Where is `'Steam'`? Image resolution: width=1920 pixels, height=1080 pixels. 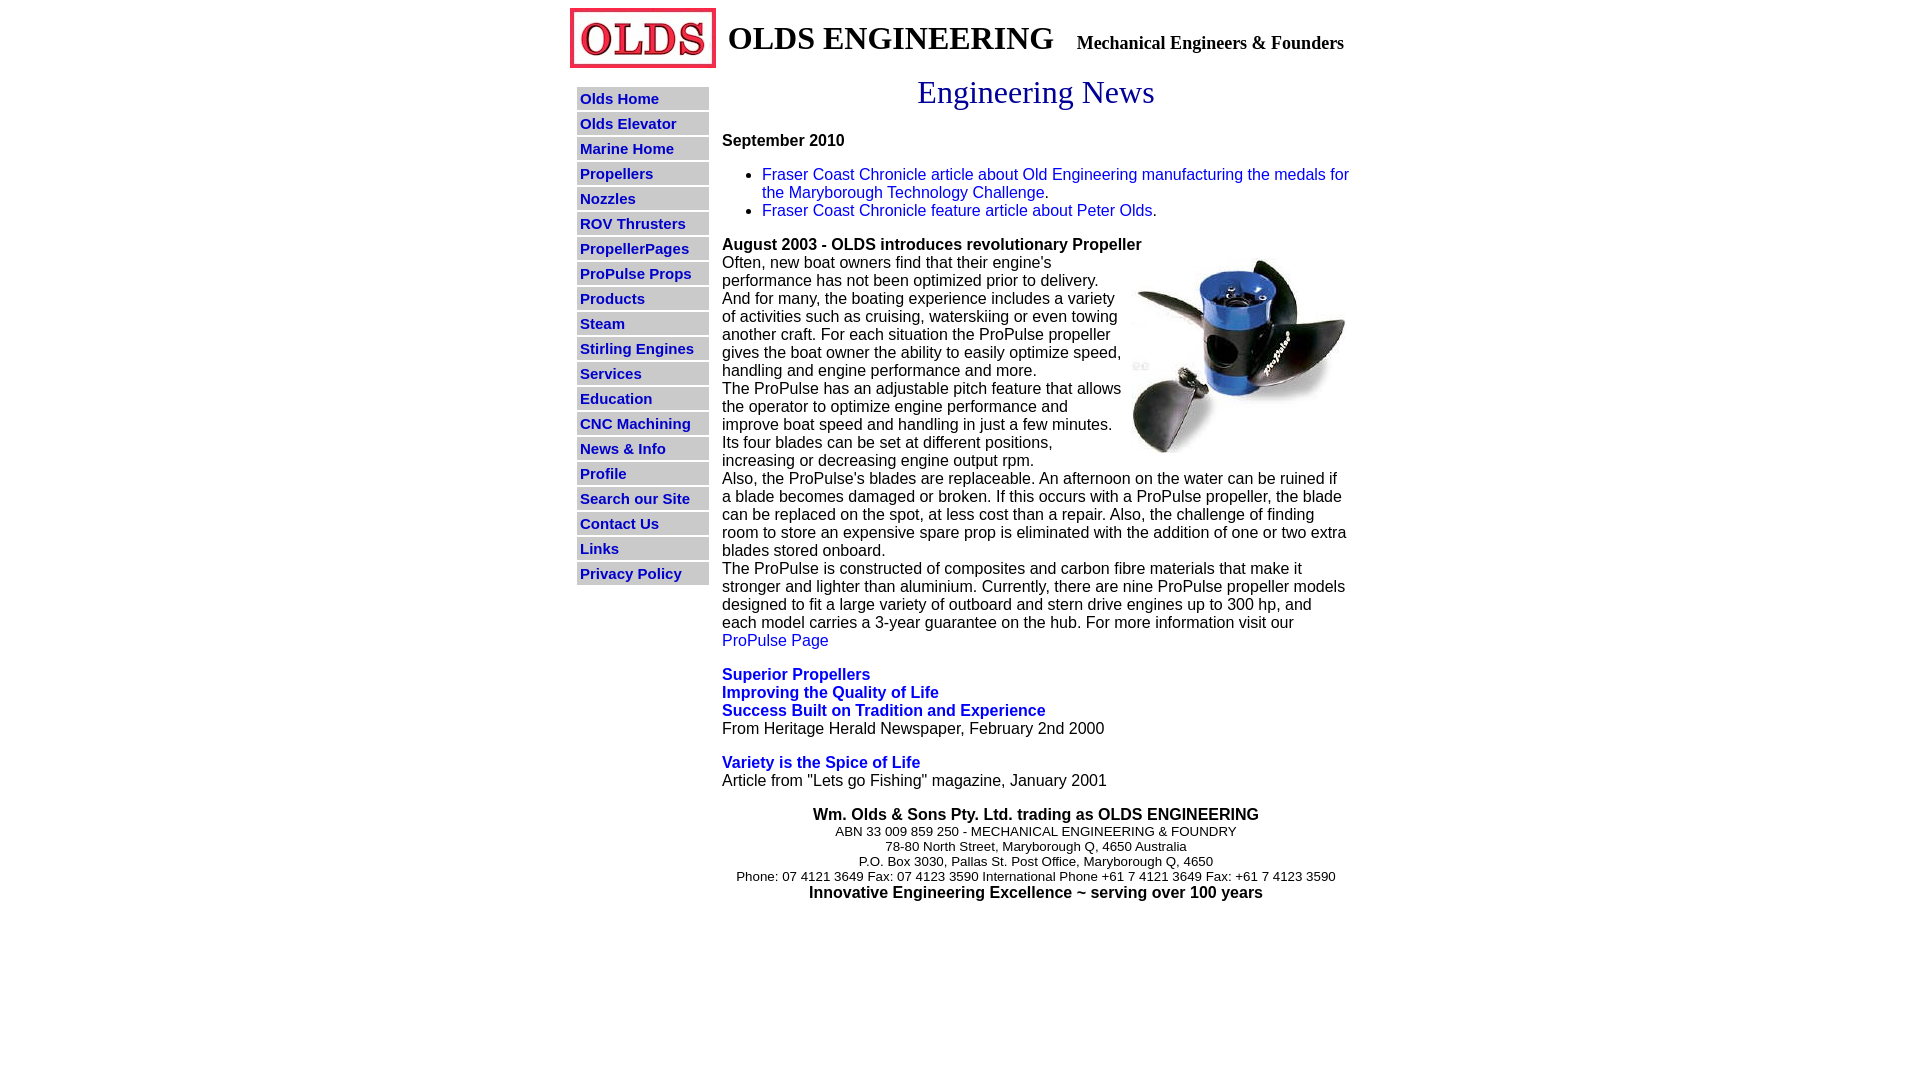
'Steam' is located at coordinates (643, 322).